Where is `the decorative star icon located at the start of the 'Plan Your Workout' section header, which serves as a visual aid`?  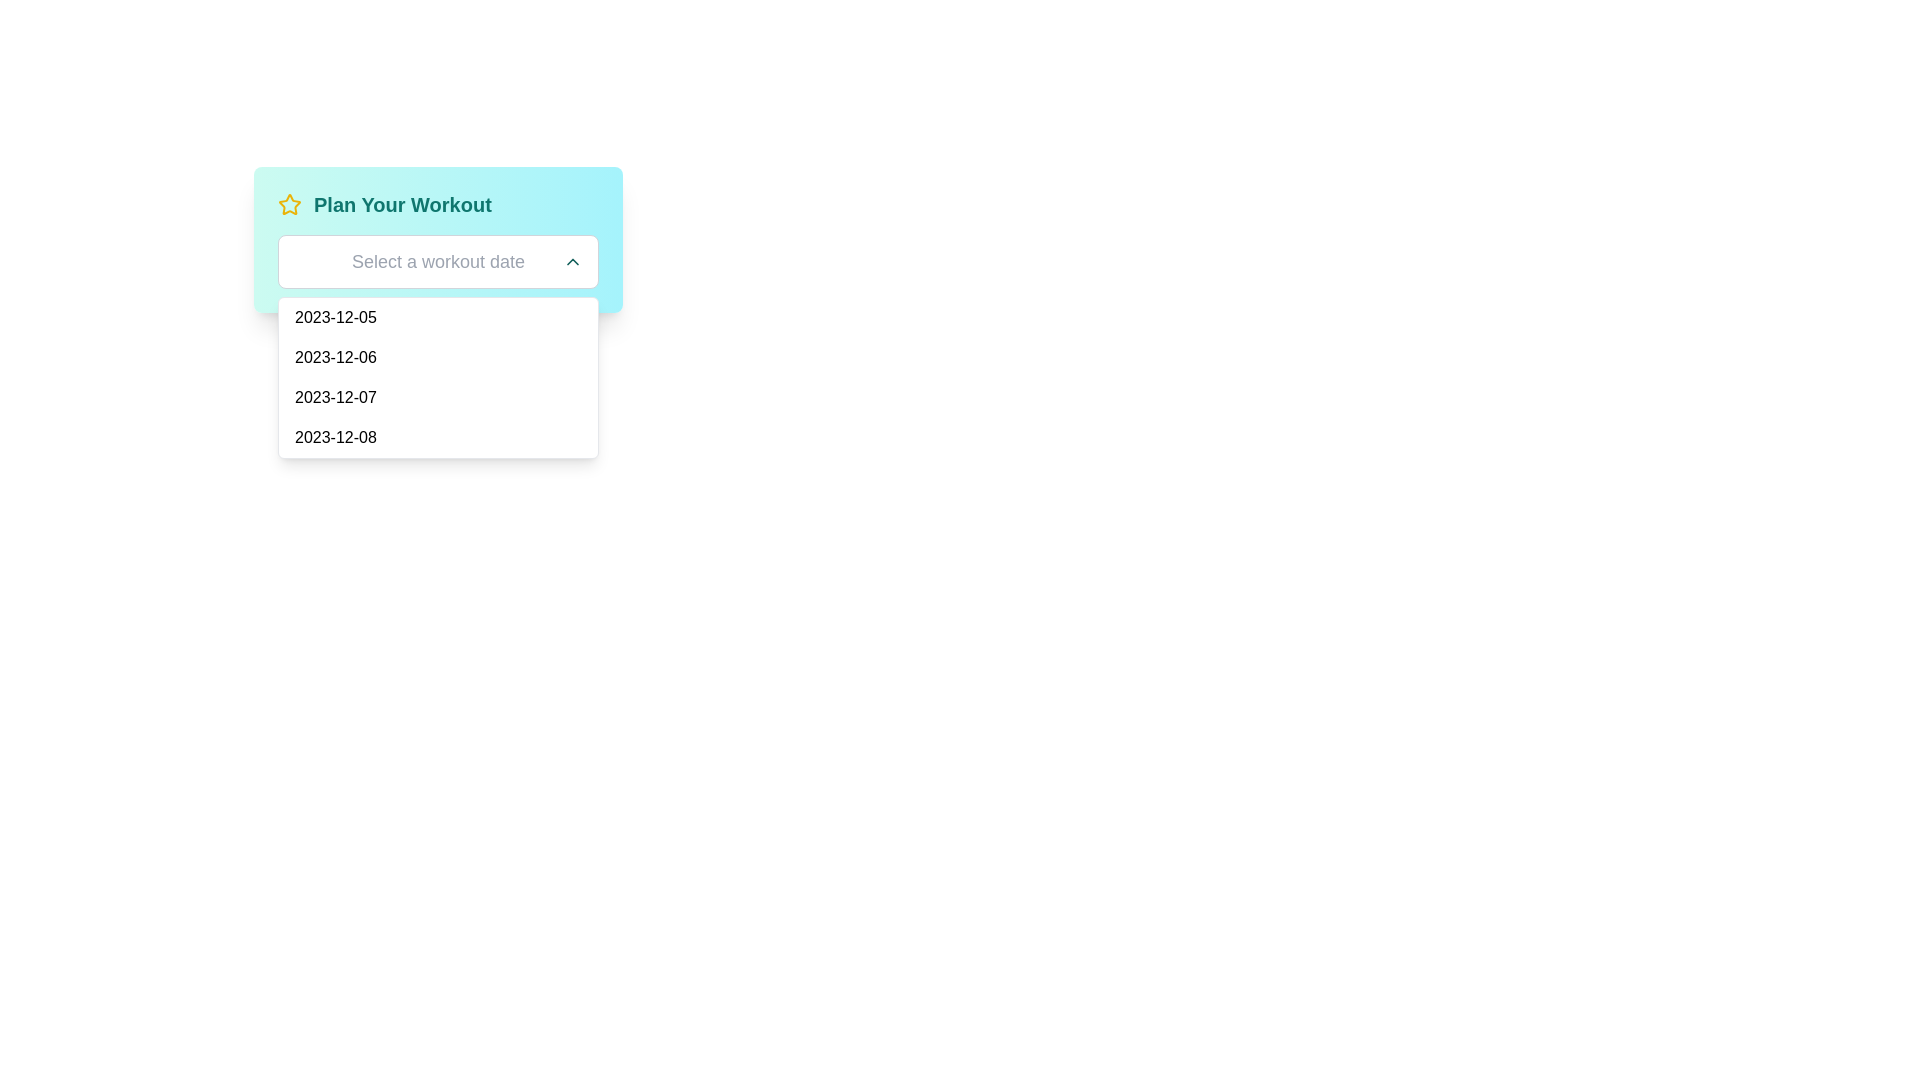 the decorative star icon located at the start of the 'Plan Your Workout' section header, which serves as a visual aid is located at coordinates (288, 204).